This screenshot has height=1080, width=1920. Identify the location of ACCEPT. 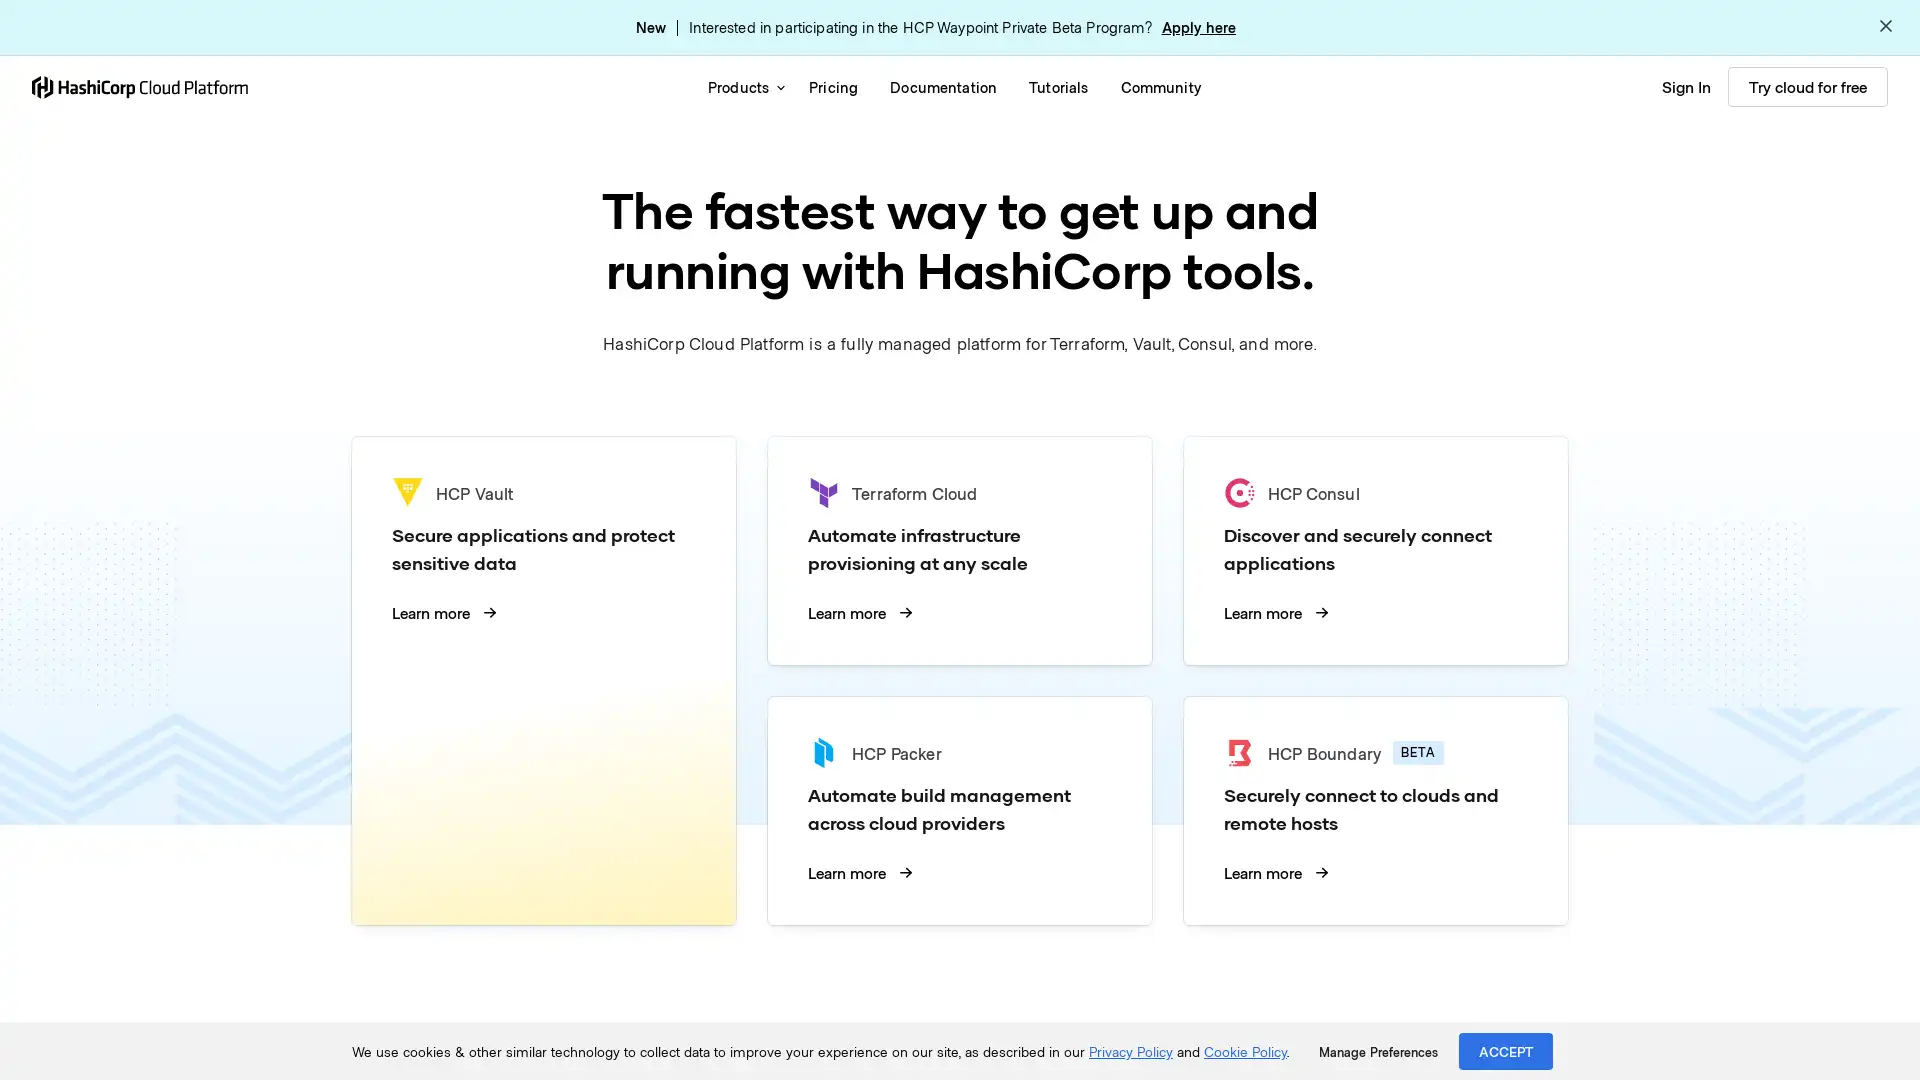
(1506, 1050).